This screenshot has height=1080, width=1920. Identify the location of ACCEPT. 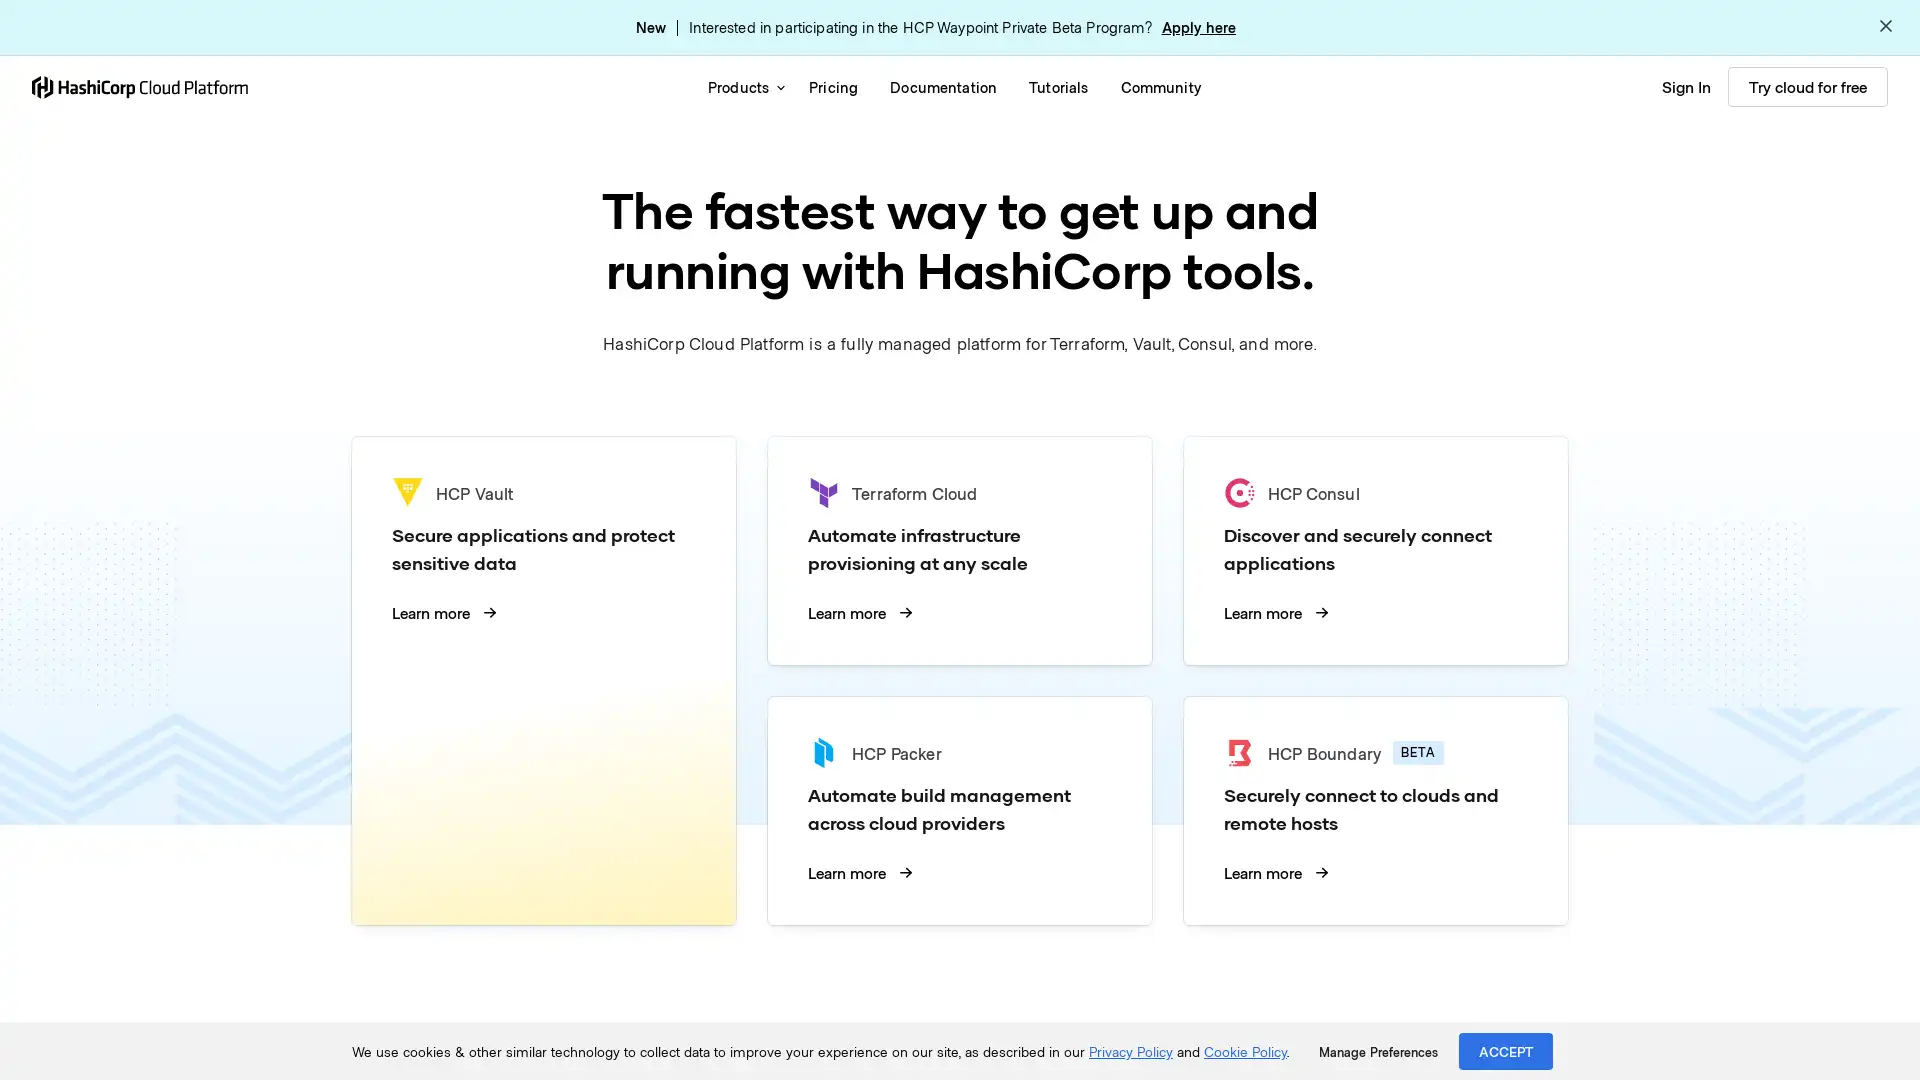
(1506, 1050).